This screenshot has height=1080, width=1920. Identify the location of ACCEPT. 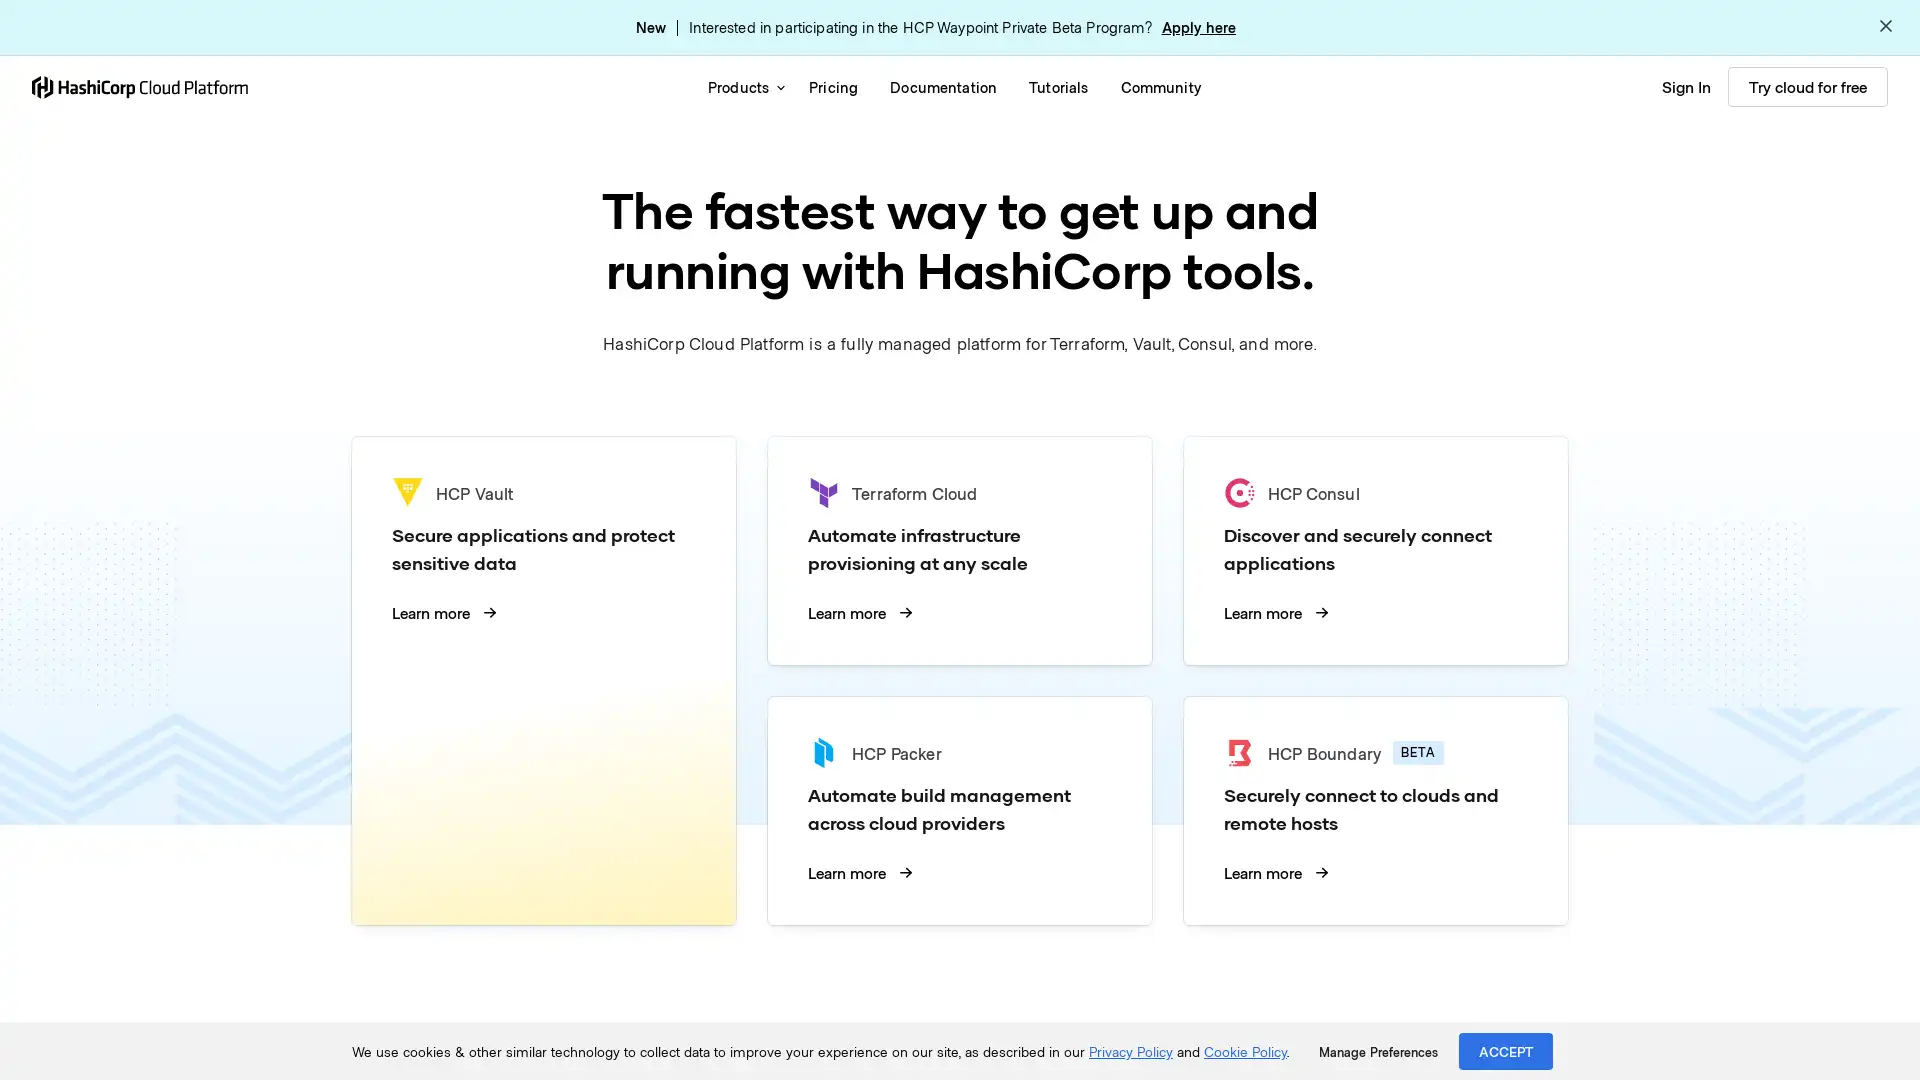
(1506, 1050).